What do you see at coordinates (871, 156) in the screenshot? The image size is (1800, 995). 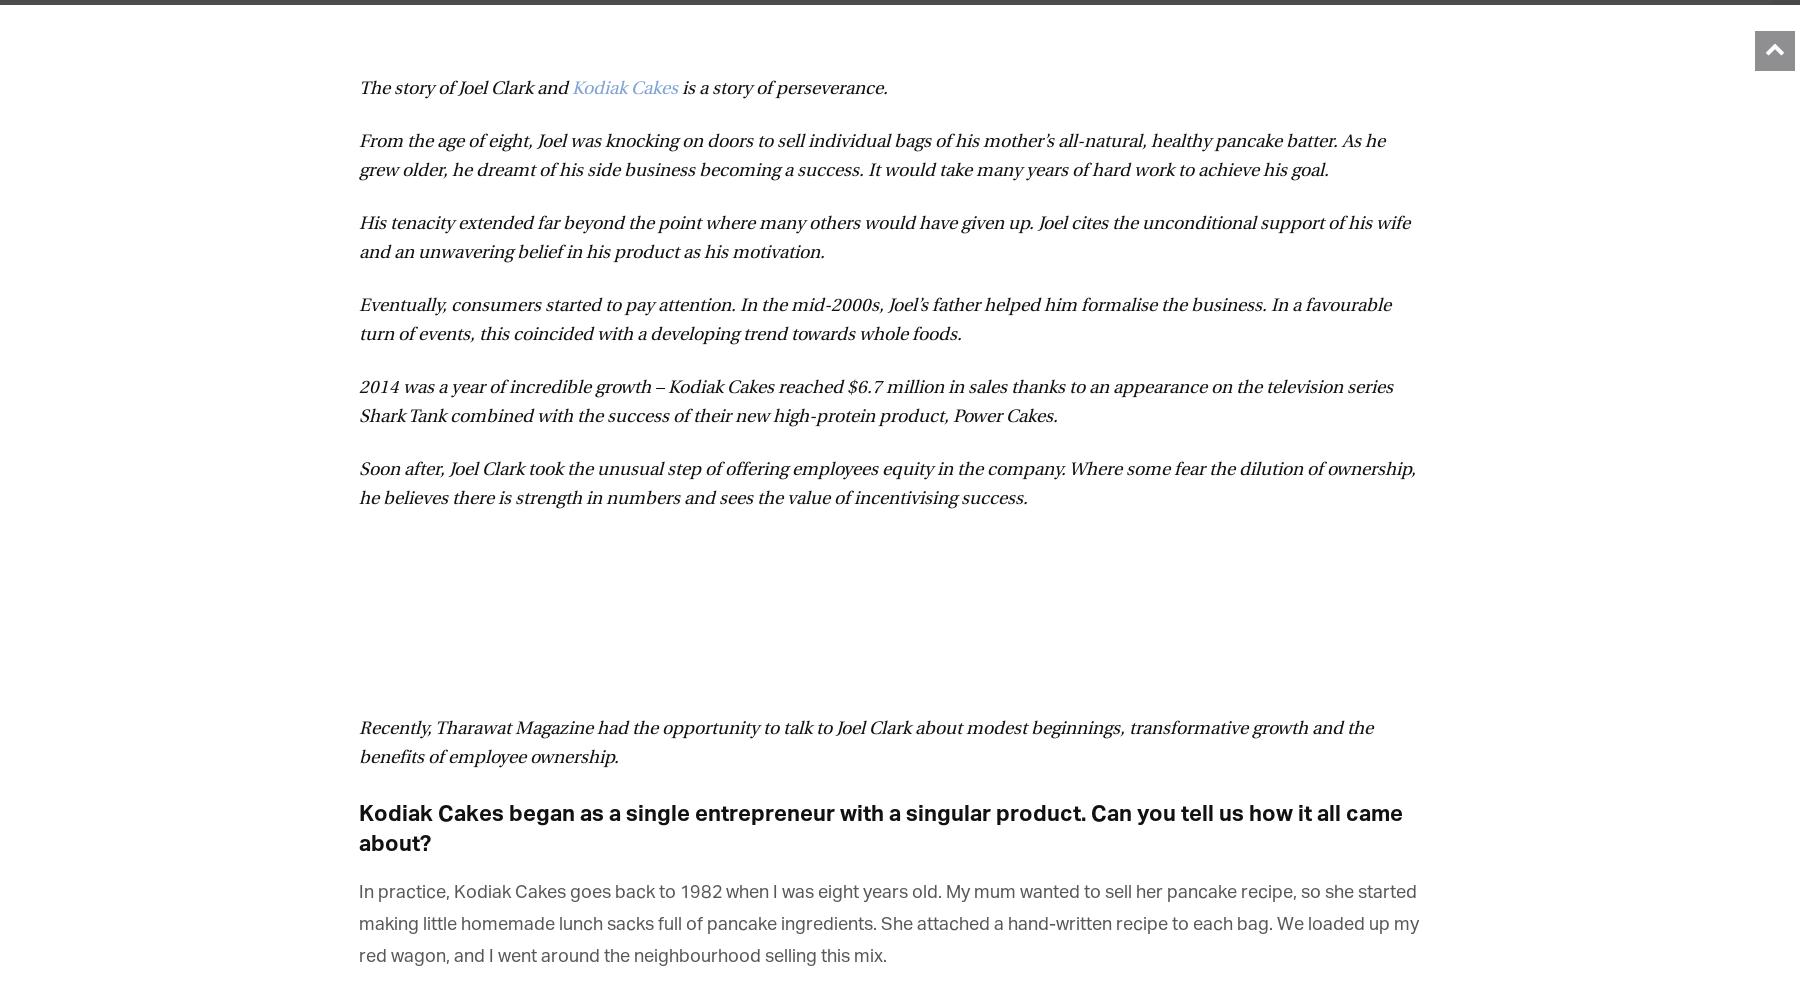 I see `'From the age of eight, Joel was knocking on doors to sell individual bags of his mother’s all-natural, healthy pancake batter. As he grew older, he dreamt of his side business becoming a success. It would take many years of hard work to achieve his goal.'` at bounding box center [871, 156].